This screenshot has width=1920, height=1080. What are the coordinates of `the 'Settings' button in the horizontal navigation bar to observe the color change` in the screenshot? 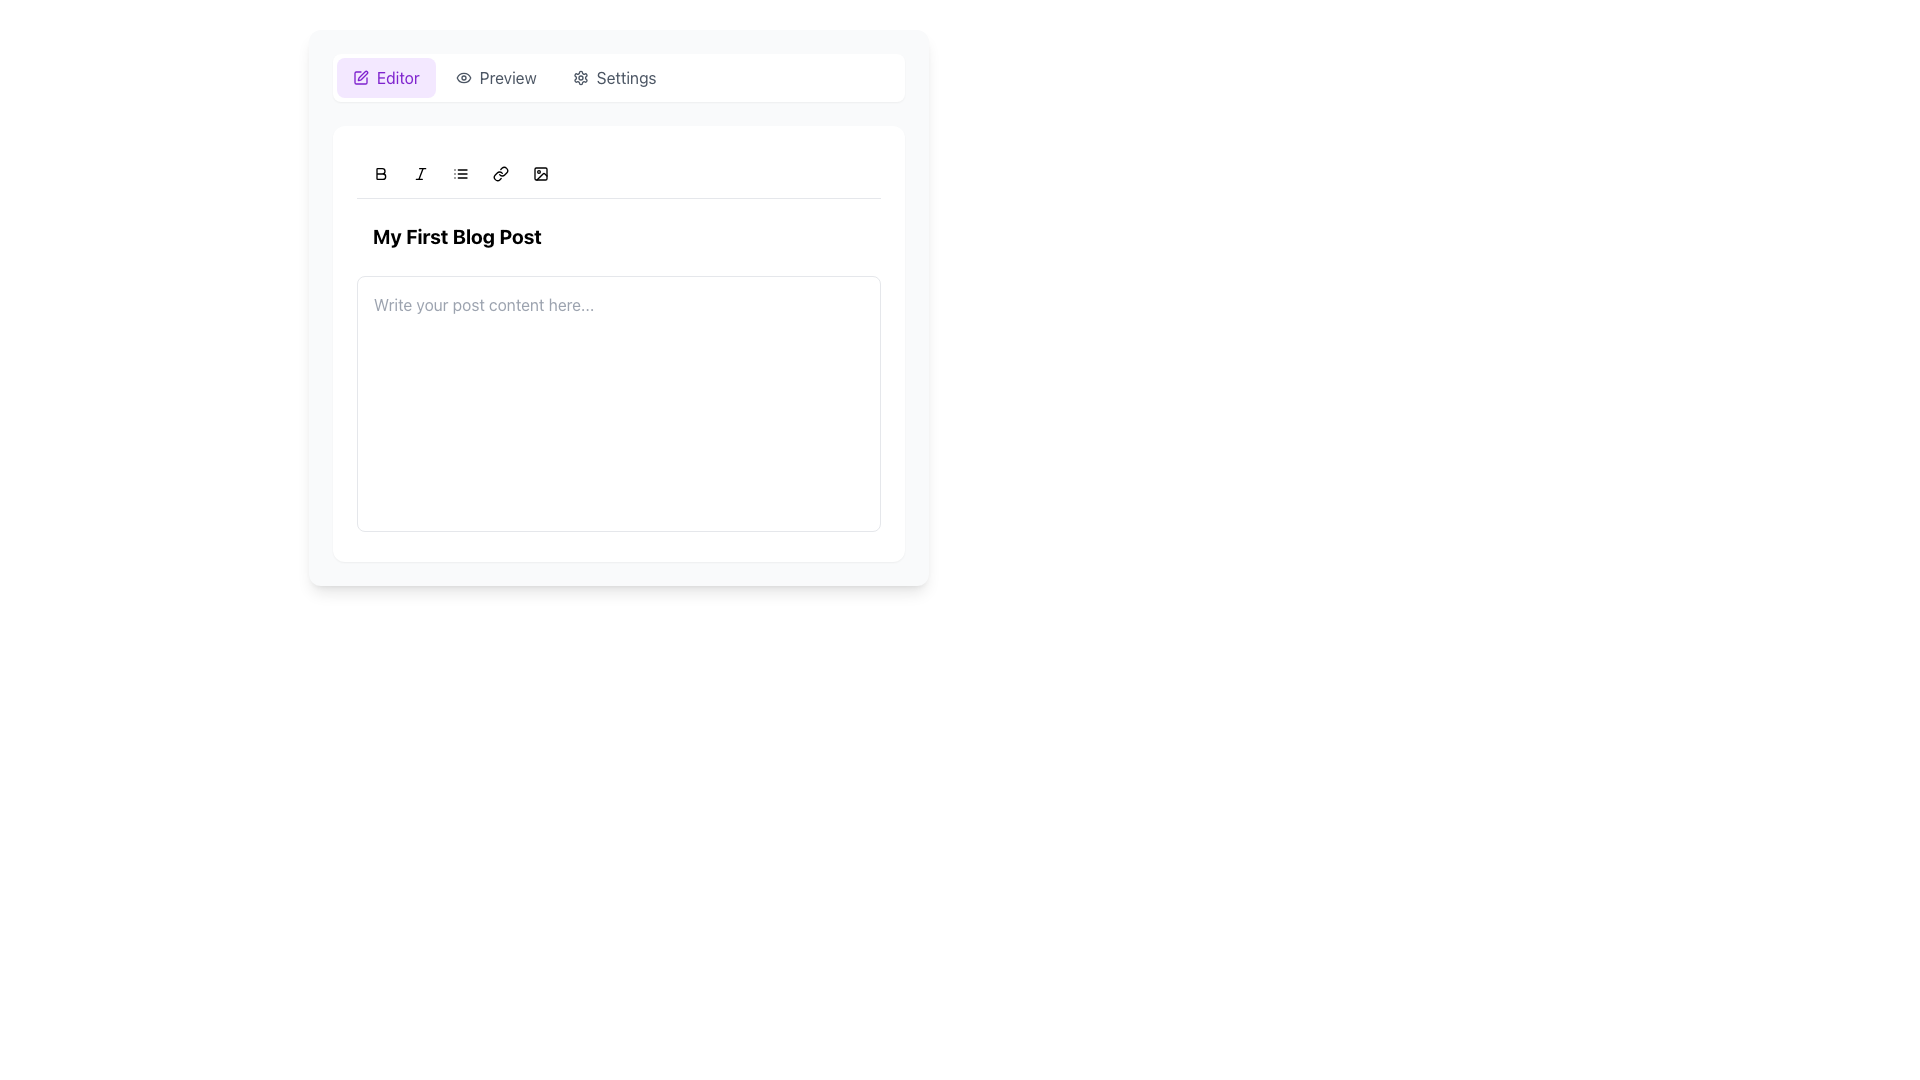 It's located at (613, 76).